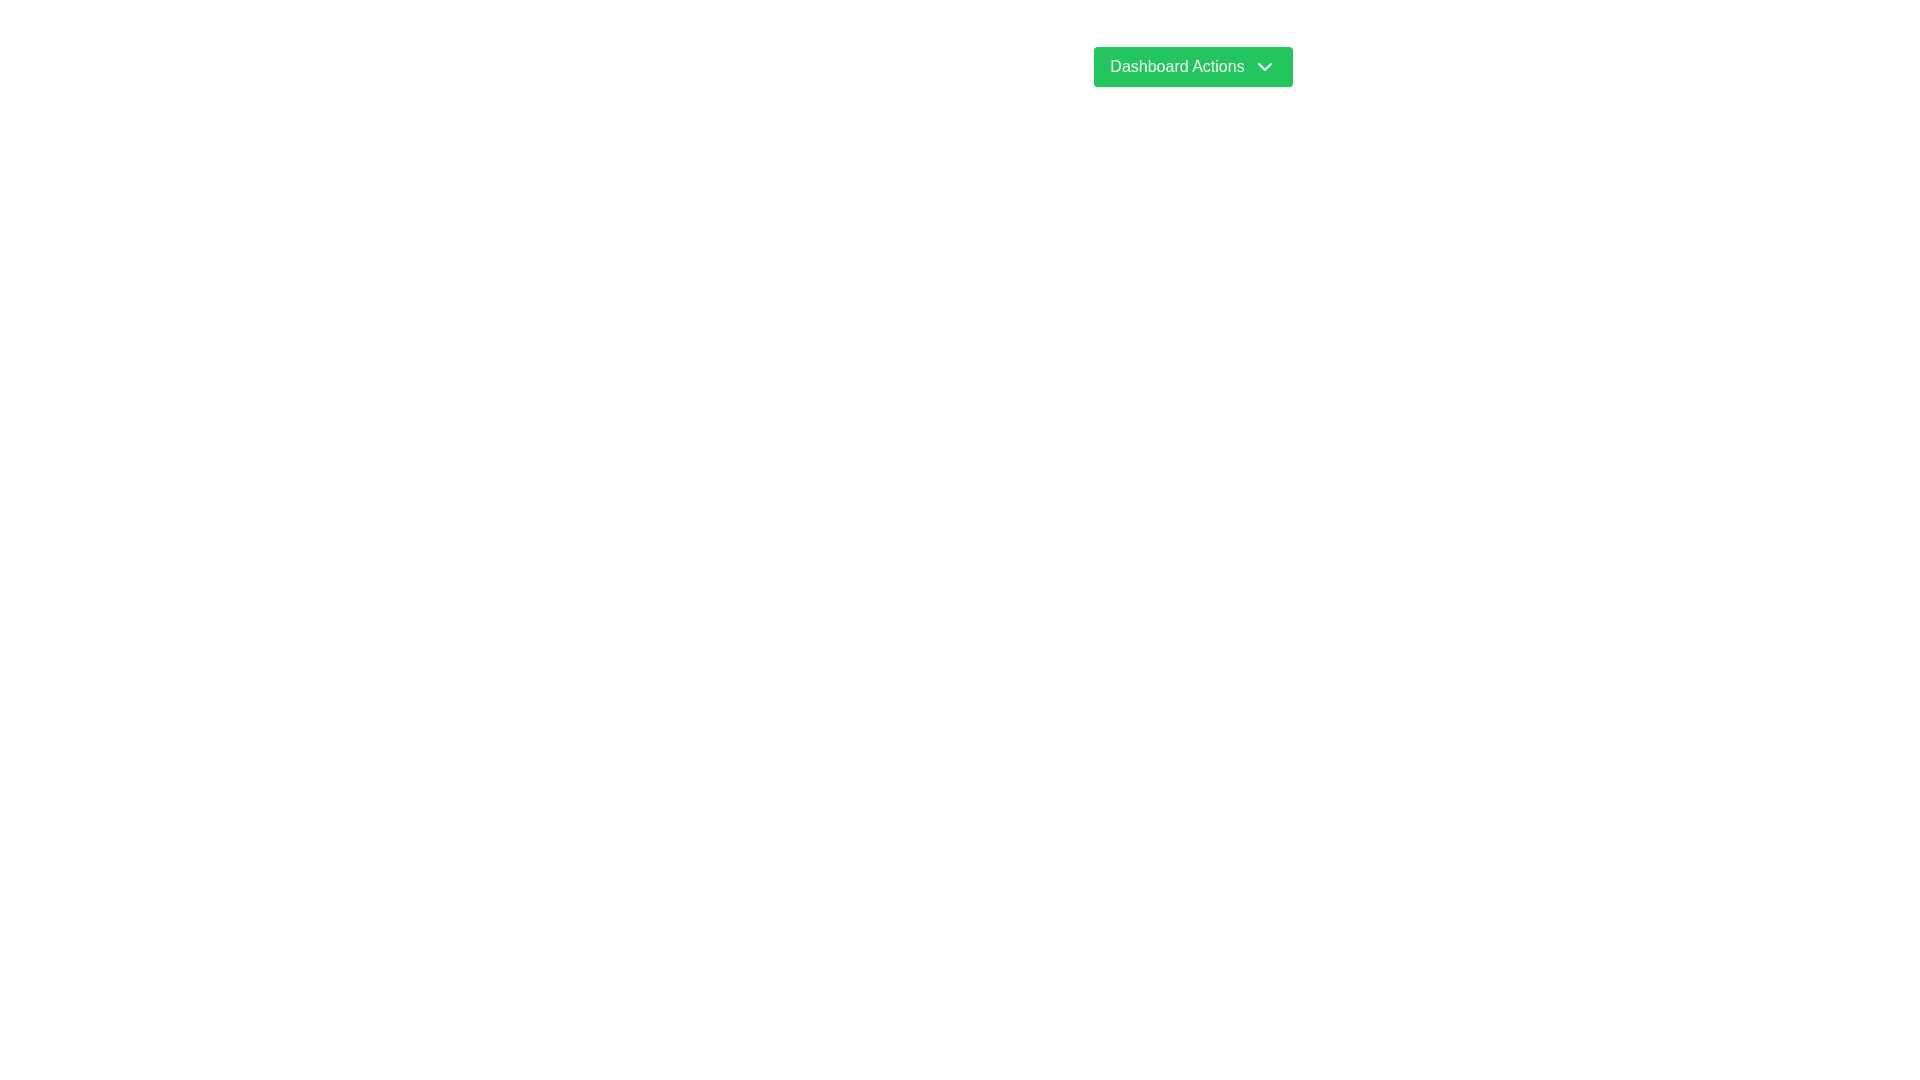 The image size is (1920, 1080). I want to click on the green button labeled 'Dashboard Actions' with a dropdown indicator, so click(1193, 65).